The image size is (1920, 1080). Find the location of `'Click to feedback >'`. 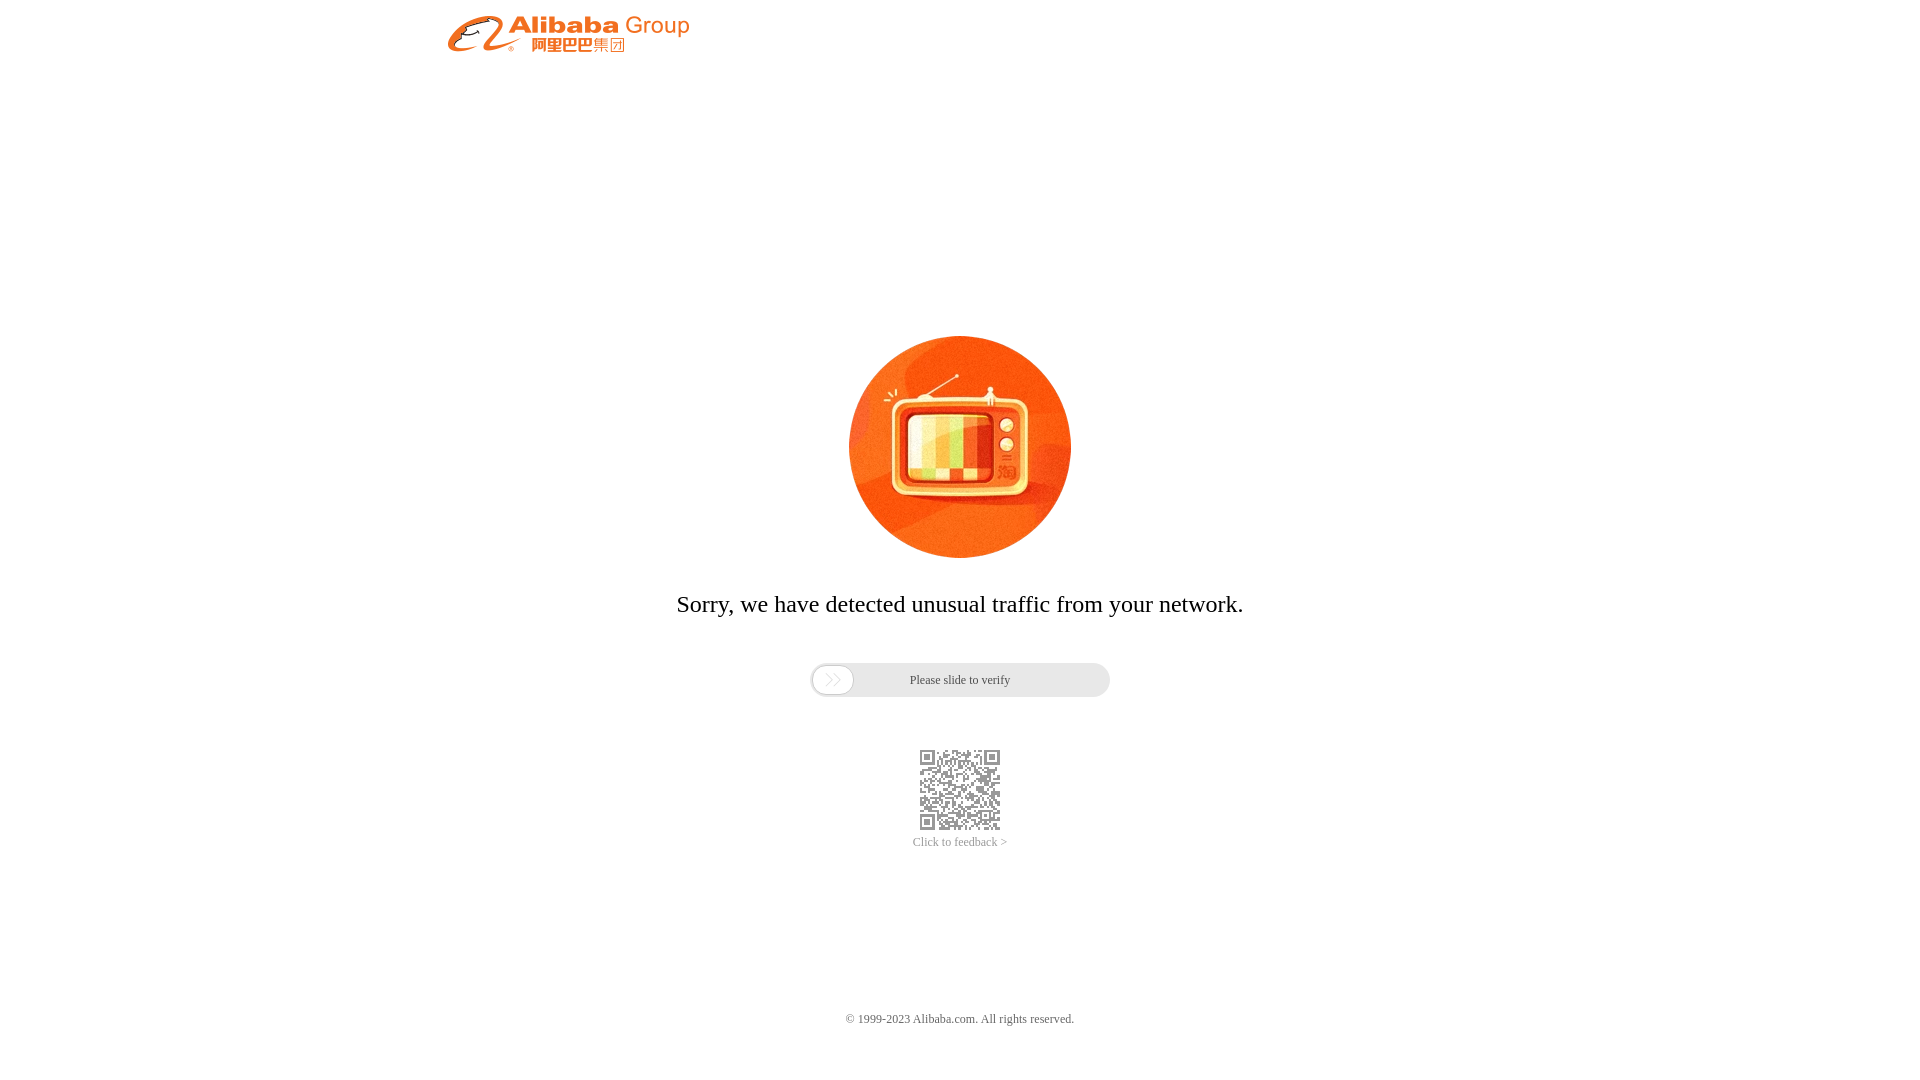

'Click to feedback >' is located at coordinates (960, 842).